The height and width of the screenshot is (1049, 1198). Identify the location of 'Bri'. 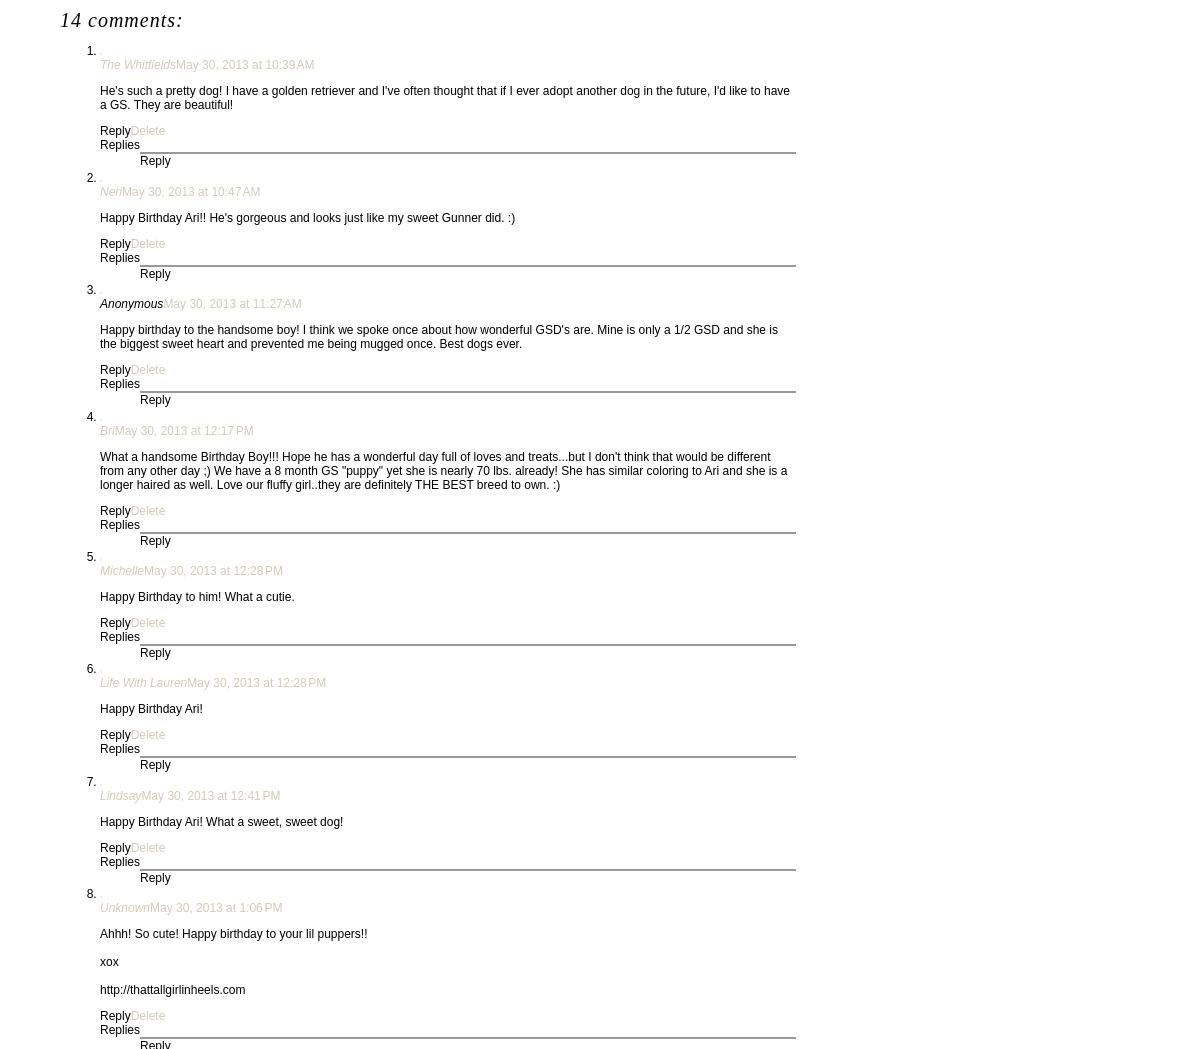
(105, 428).